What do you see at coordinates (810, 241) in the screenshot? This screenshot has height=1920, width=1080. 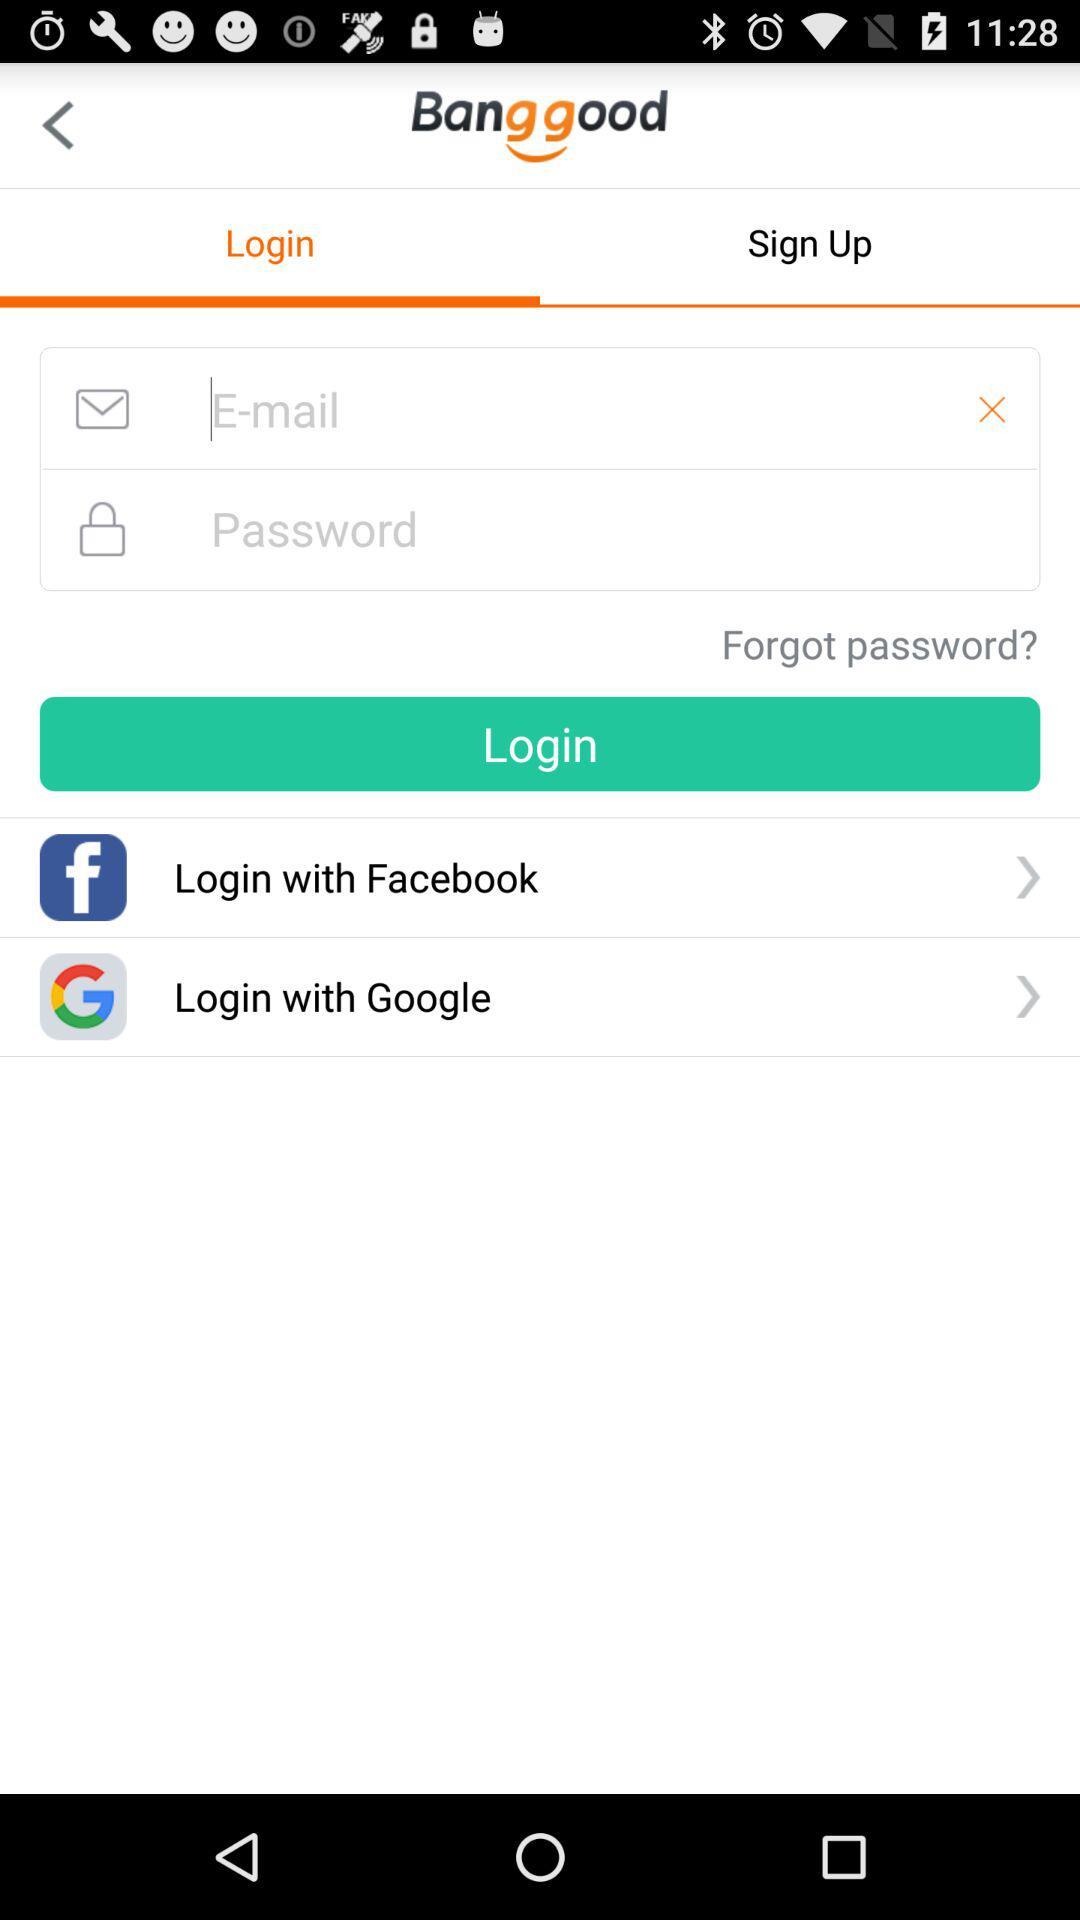 I see `item next to the login icon` at bounding box center [810, 241].